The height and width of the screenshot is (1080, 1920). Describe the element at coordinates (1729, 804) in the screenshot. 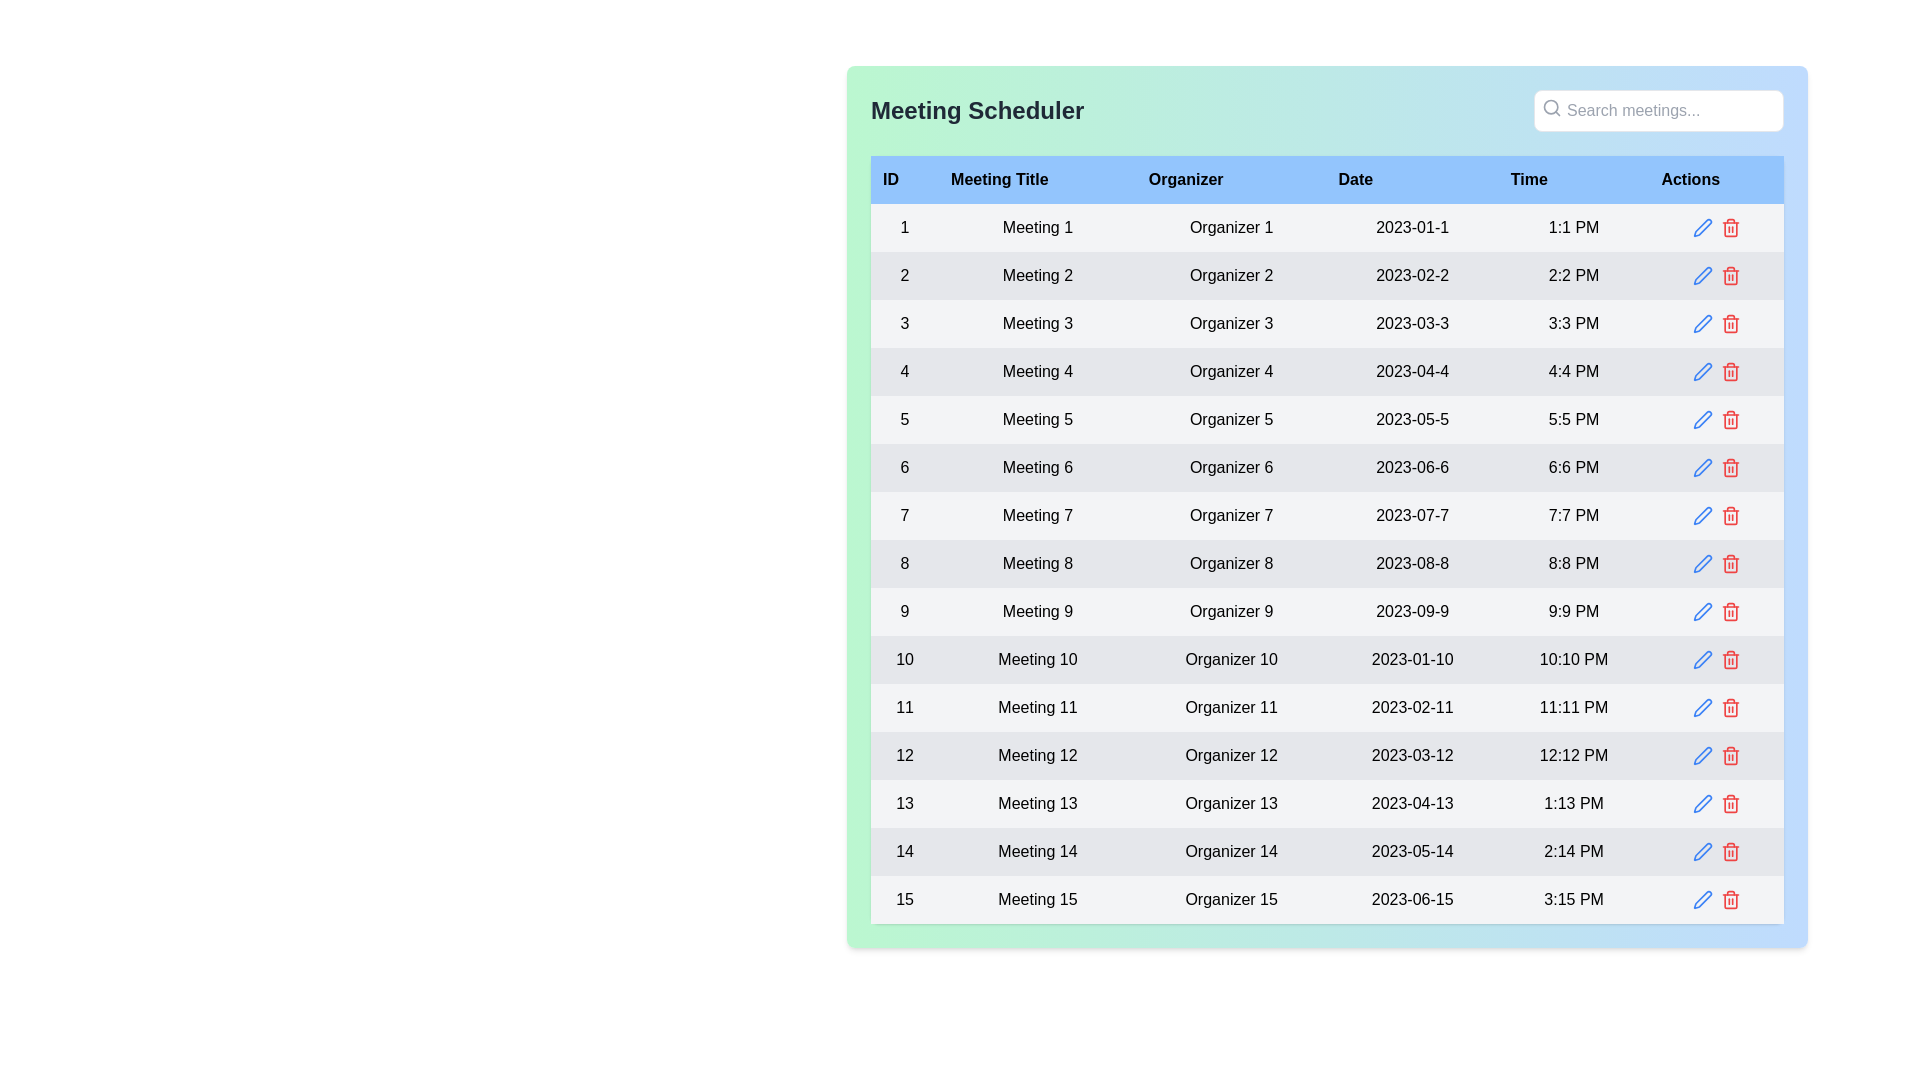

I see `the trash can icon located` at that location.